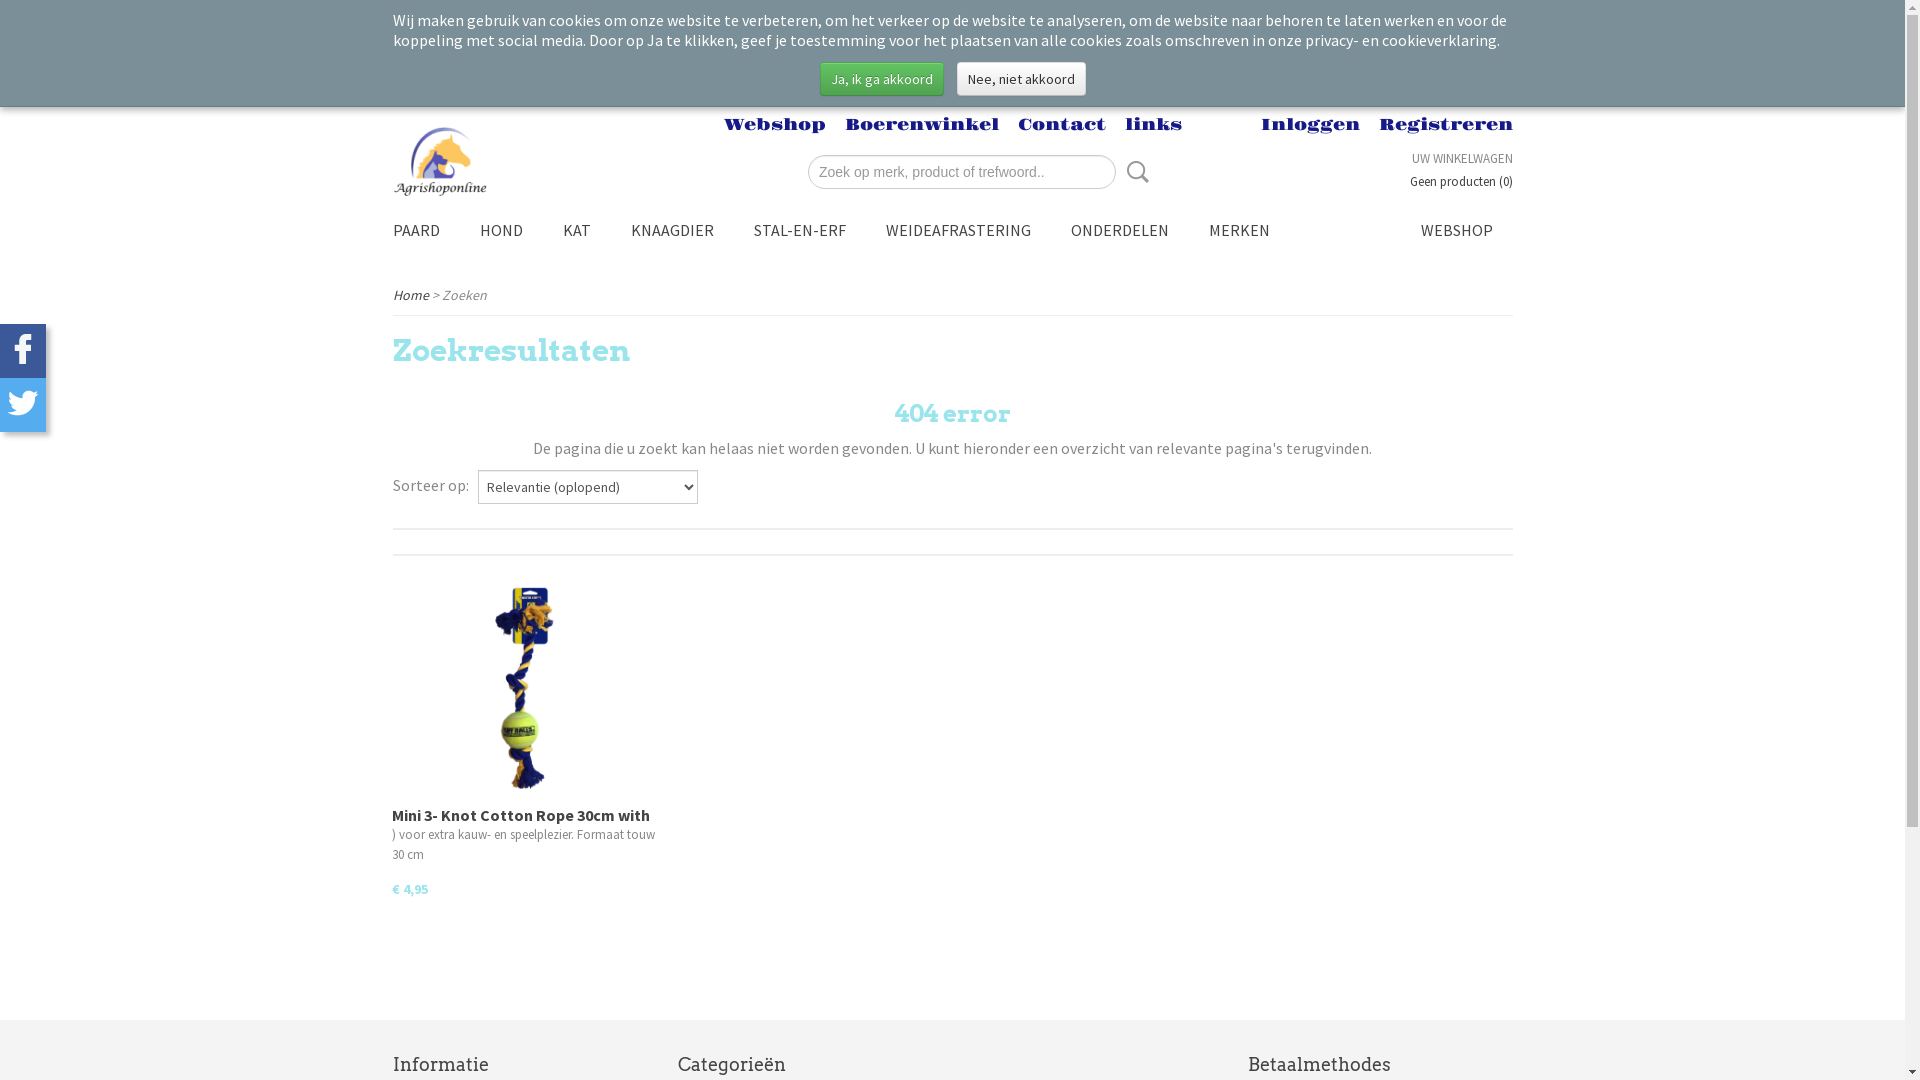 The height and width of the screenshot is (1080, 1920). Describe the element at coordinates (1399, 229) in the screenshot. I see `'WEBSHOP'` at that location.